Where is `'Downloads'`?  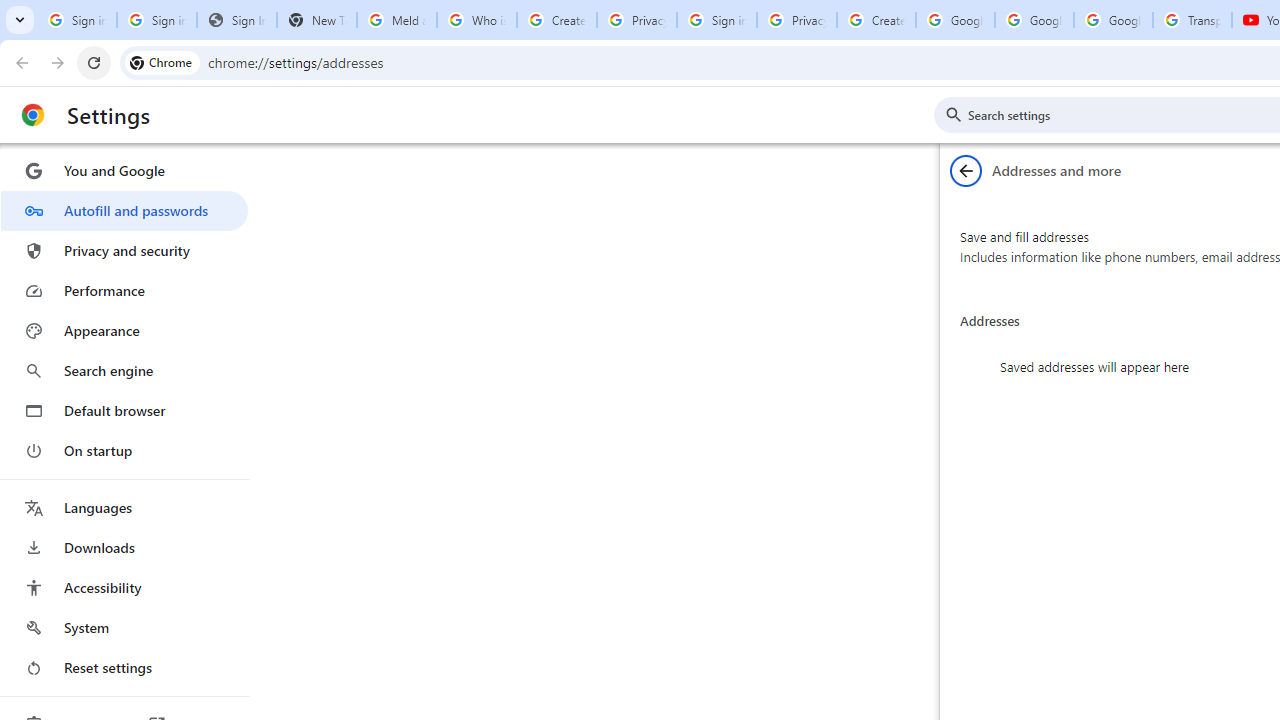 'Downloads' is located at coordinates (123, 547).